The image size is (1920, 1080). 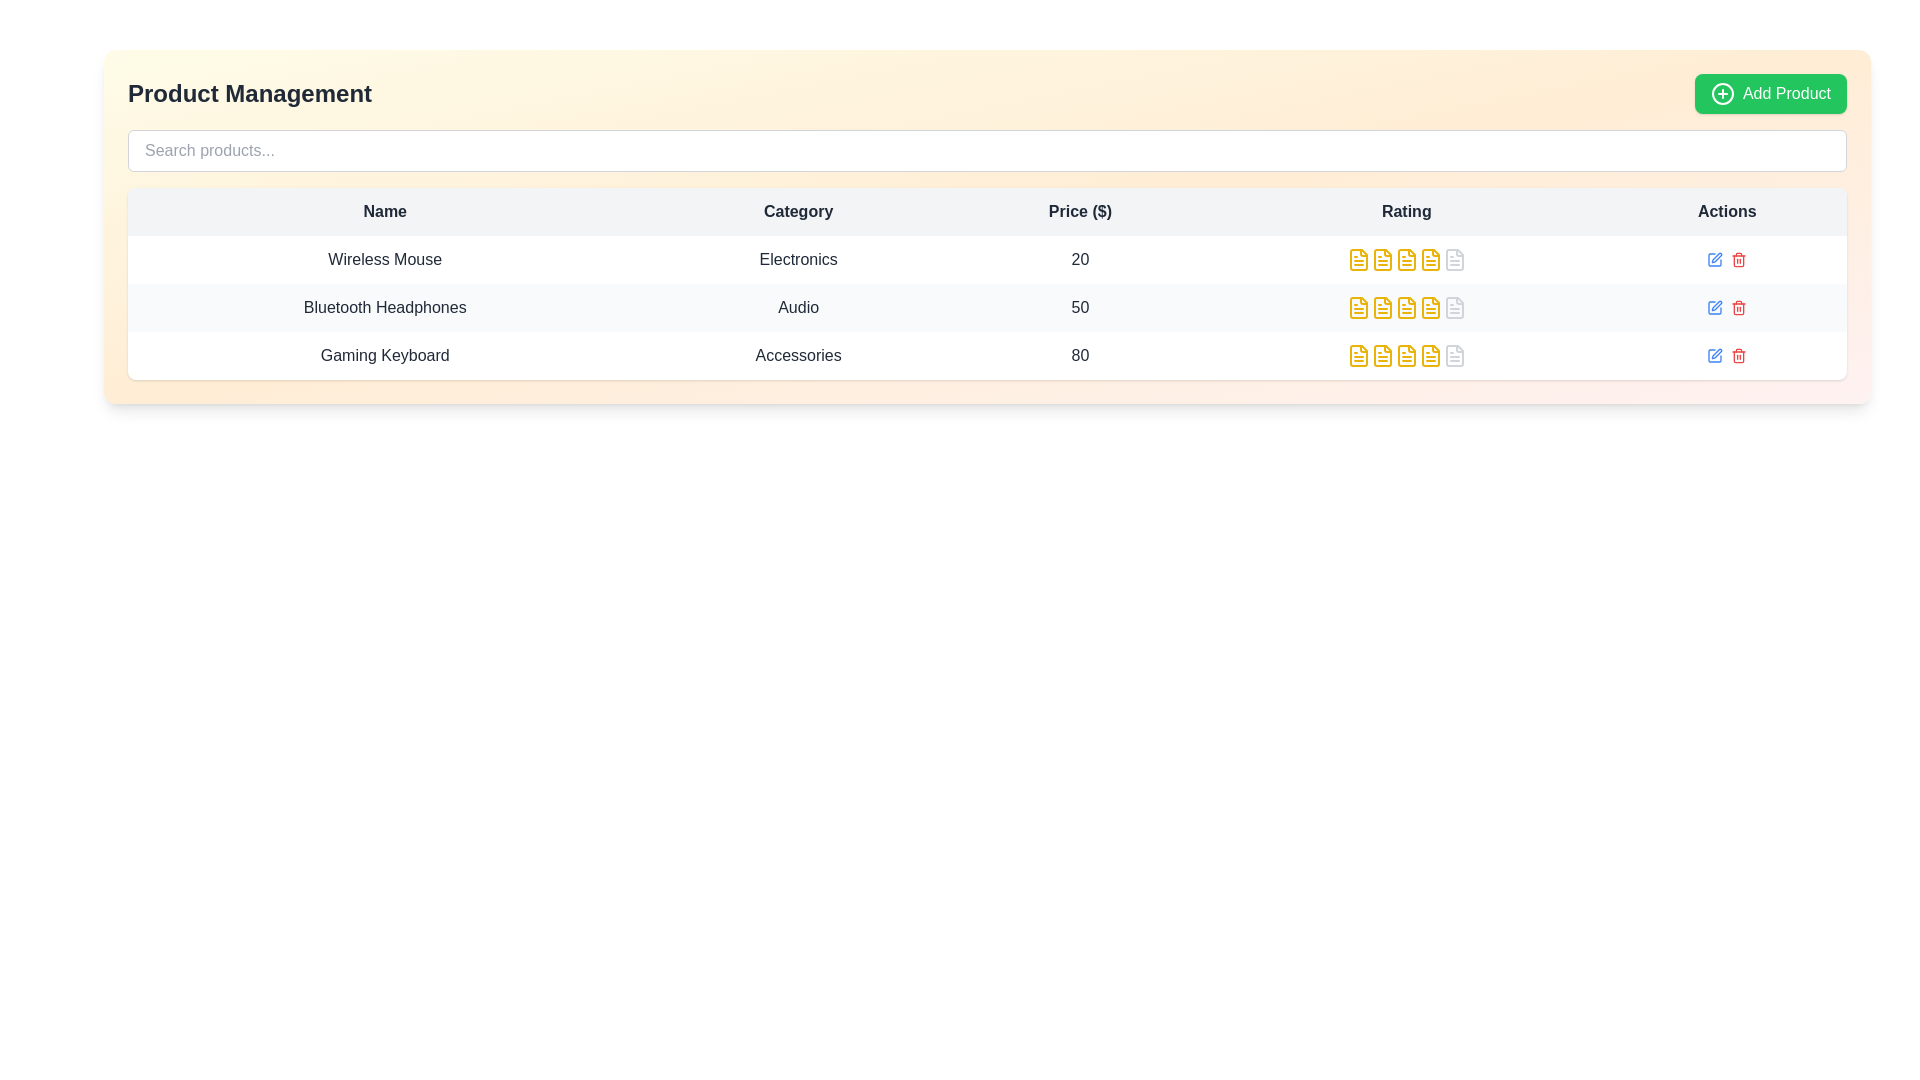 What do you see at coordinates (1381, 308) in the screenshot?
I see `the third file document icon located in the second row of the 'Rating' column in the table` at bounding box center [1381, 308].